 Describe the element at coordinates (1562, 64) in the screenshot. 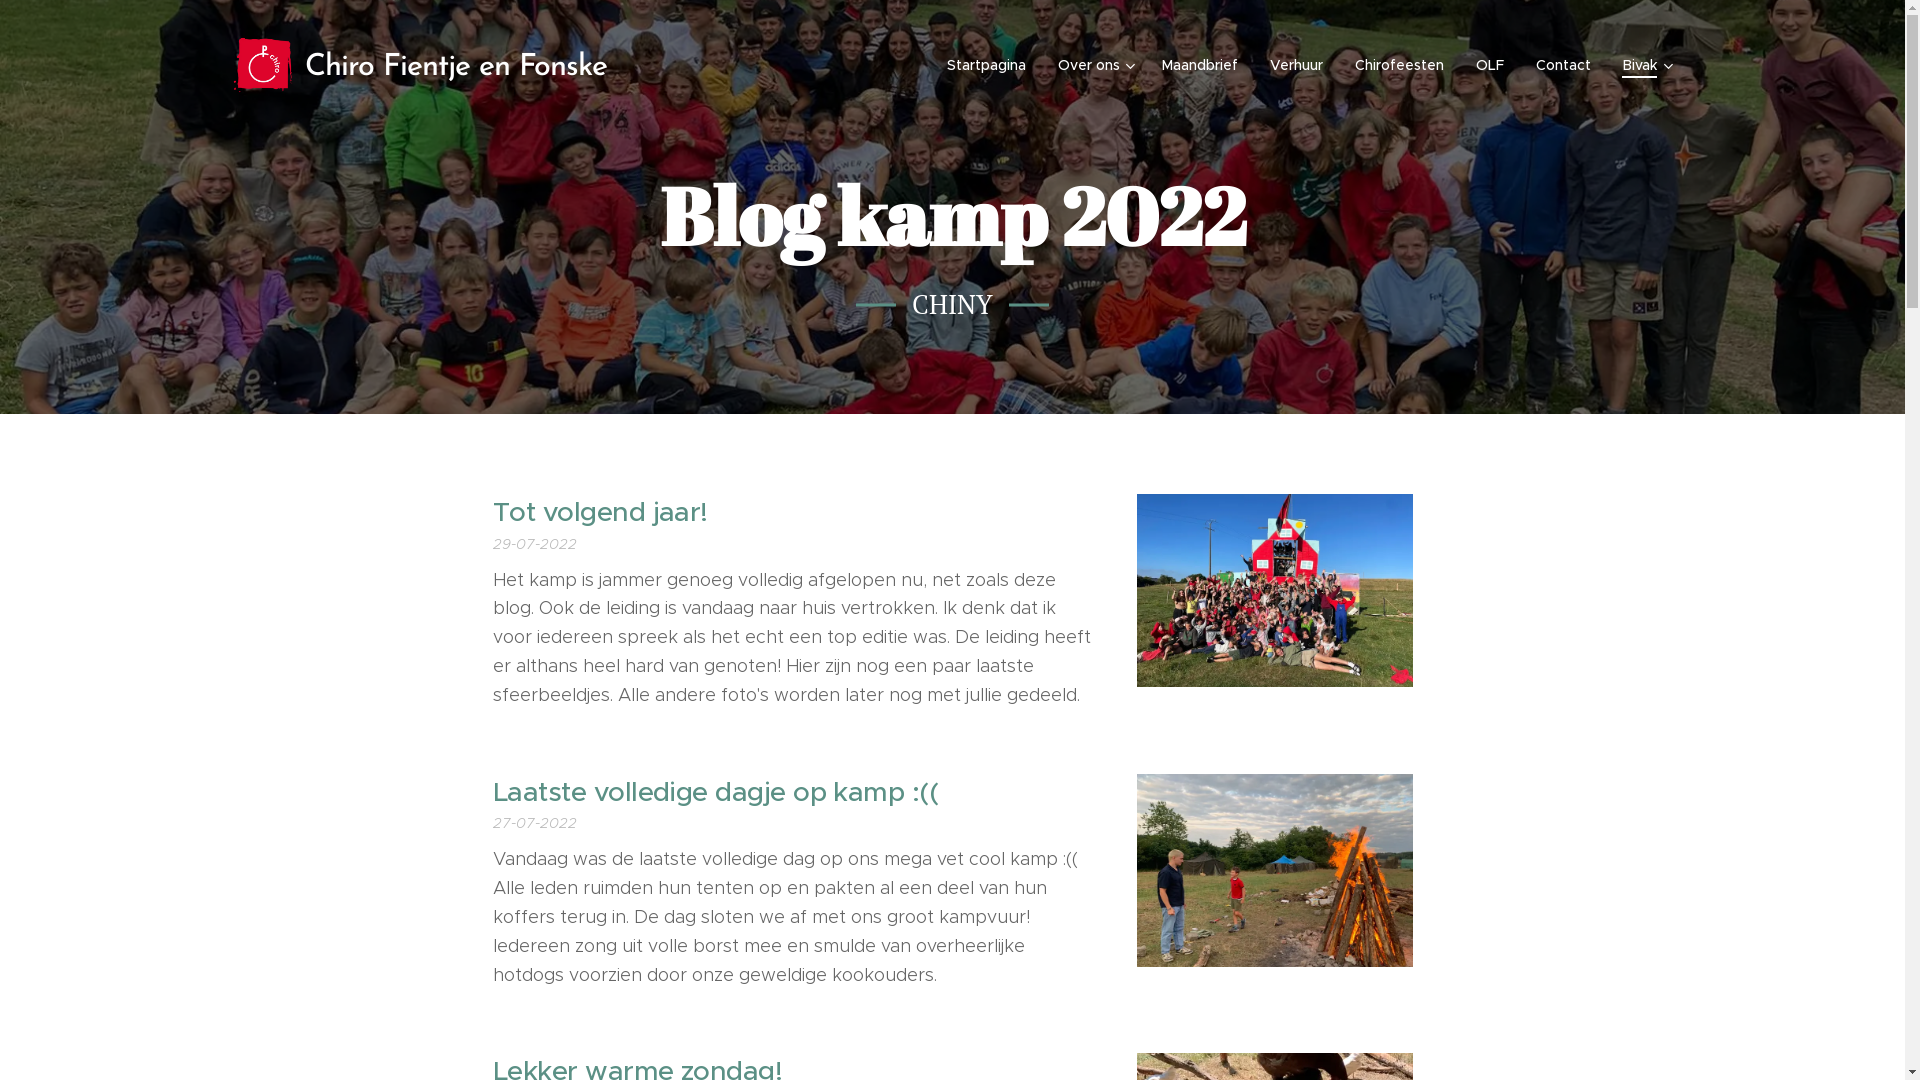

I see `'Contact'` at that location.